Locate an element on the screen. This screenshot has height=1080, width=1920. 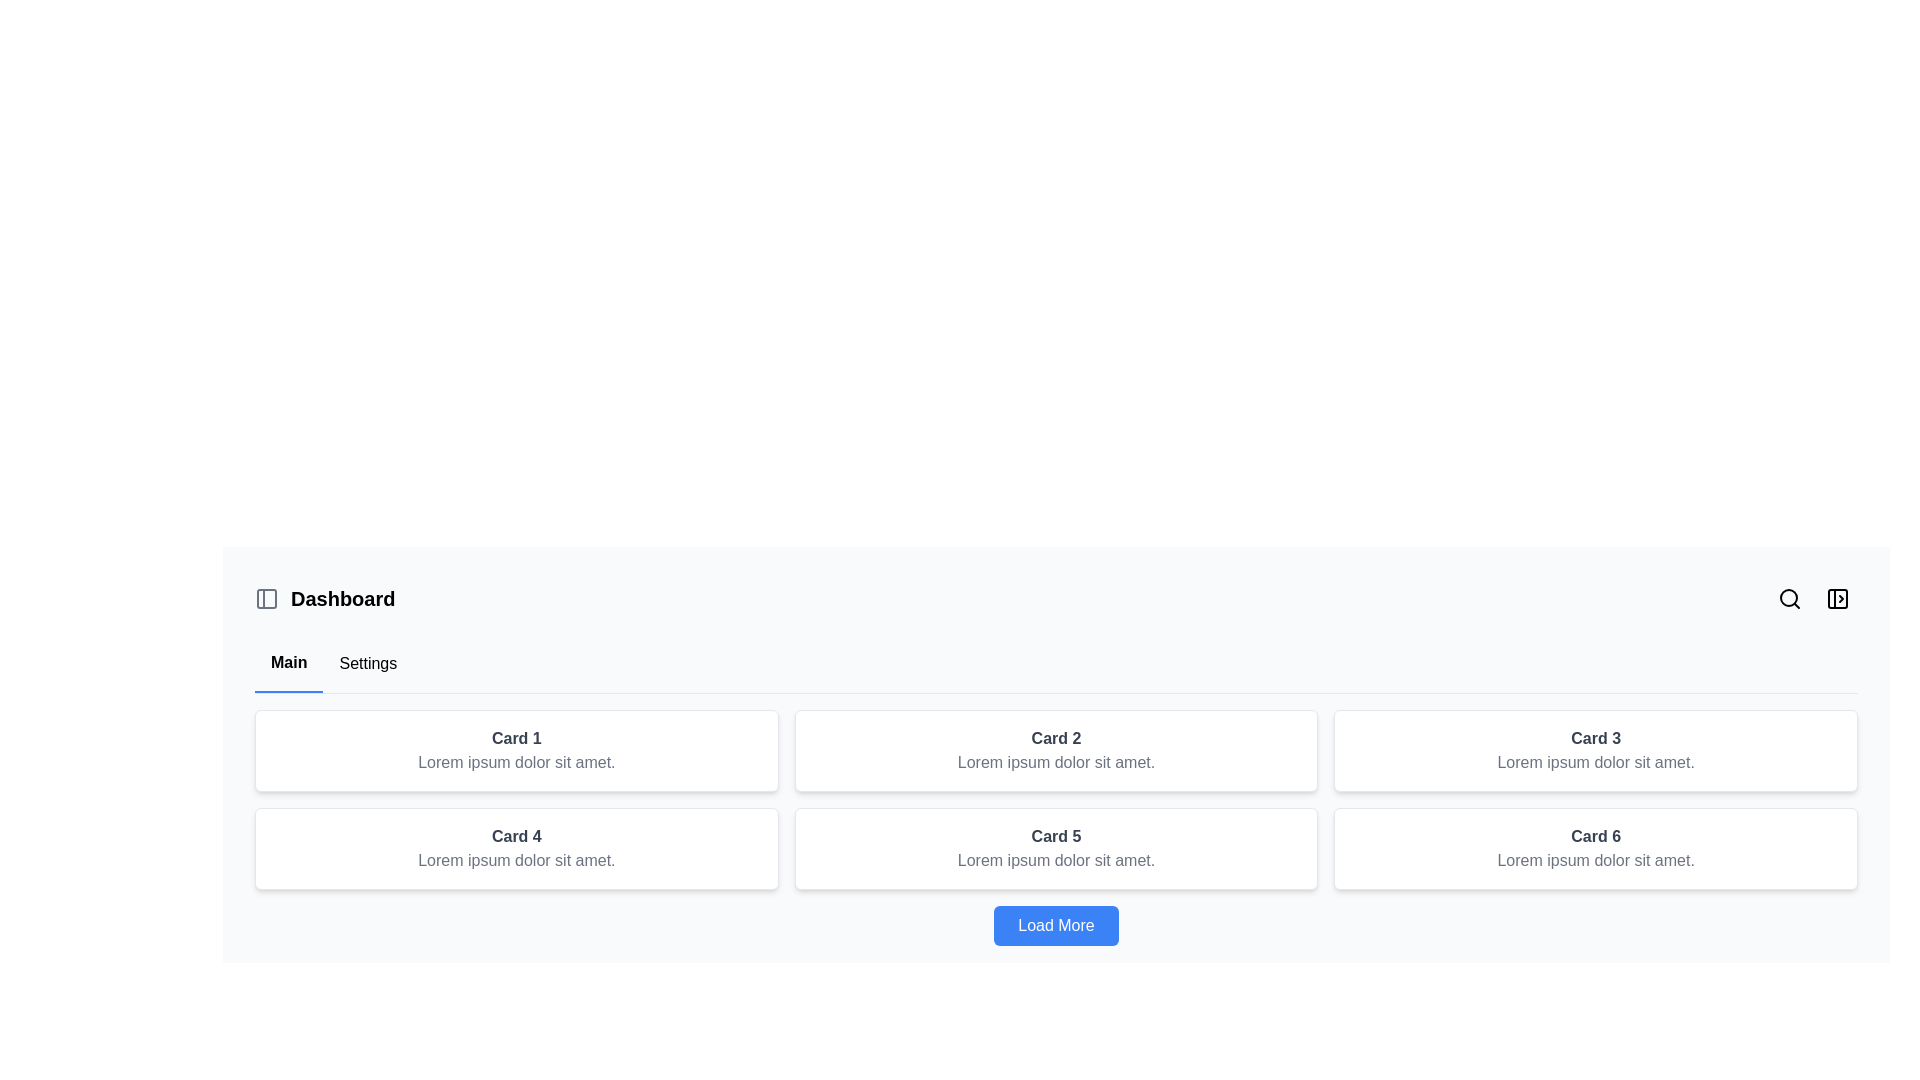
the bold textual label displaying 'Card 6', which is styled with a grayish font color and is visually centered within its rectangular card in the second row and second column of the grid is located at coordinates (1595, 837).